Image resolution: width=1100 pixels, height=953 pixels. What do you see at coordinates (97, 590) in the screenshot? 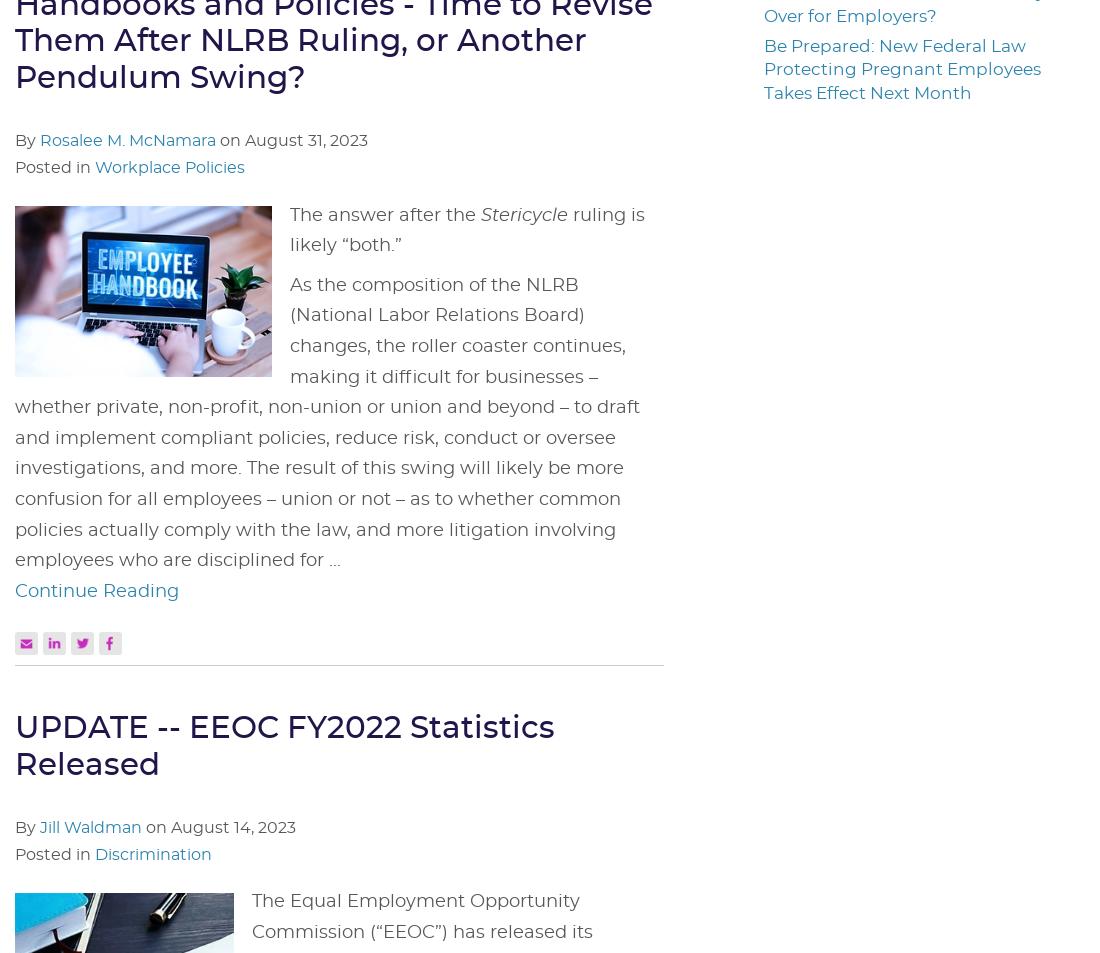
I see `'Continue Reading'` at bounding box center [97, 590].